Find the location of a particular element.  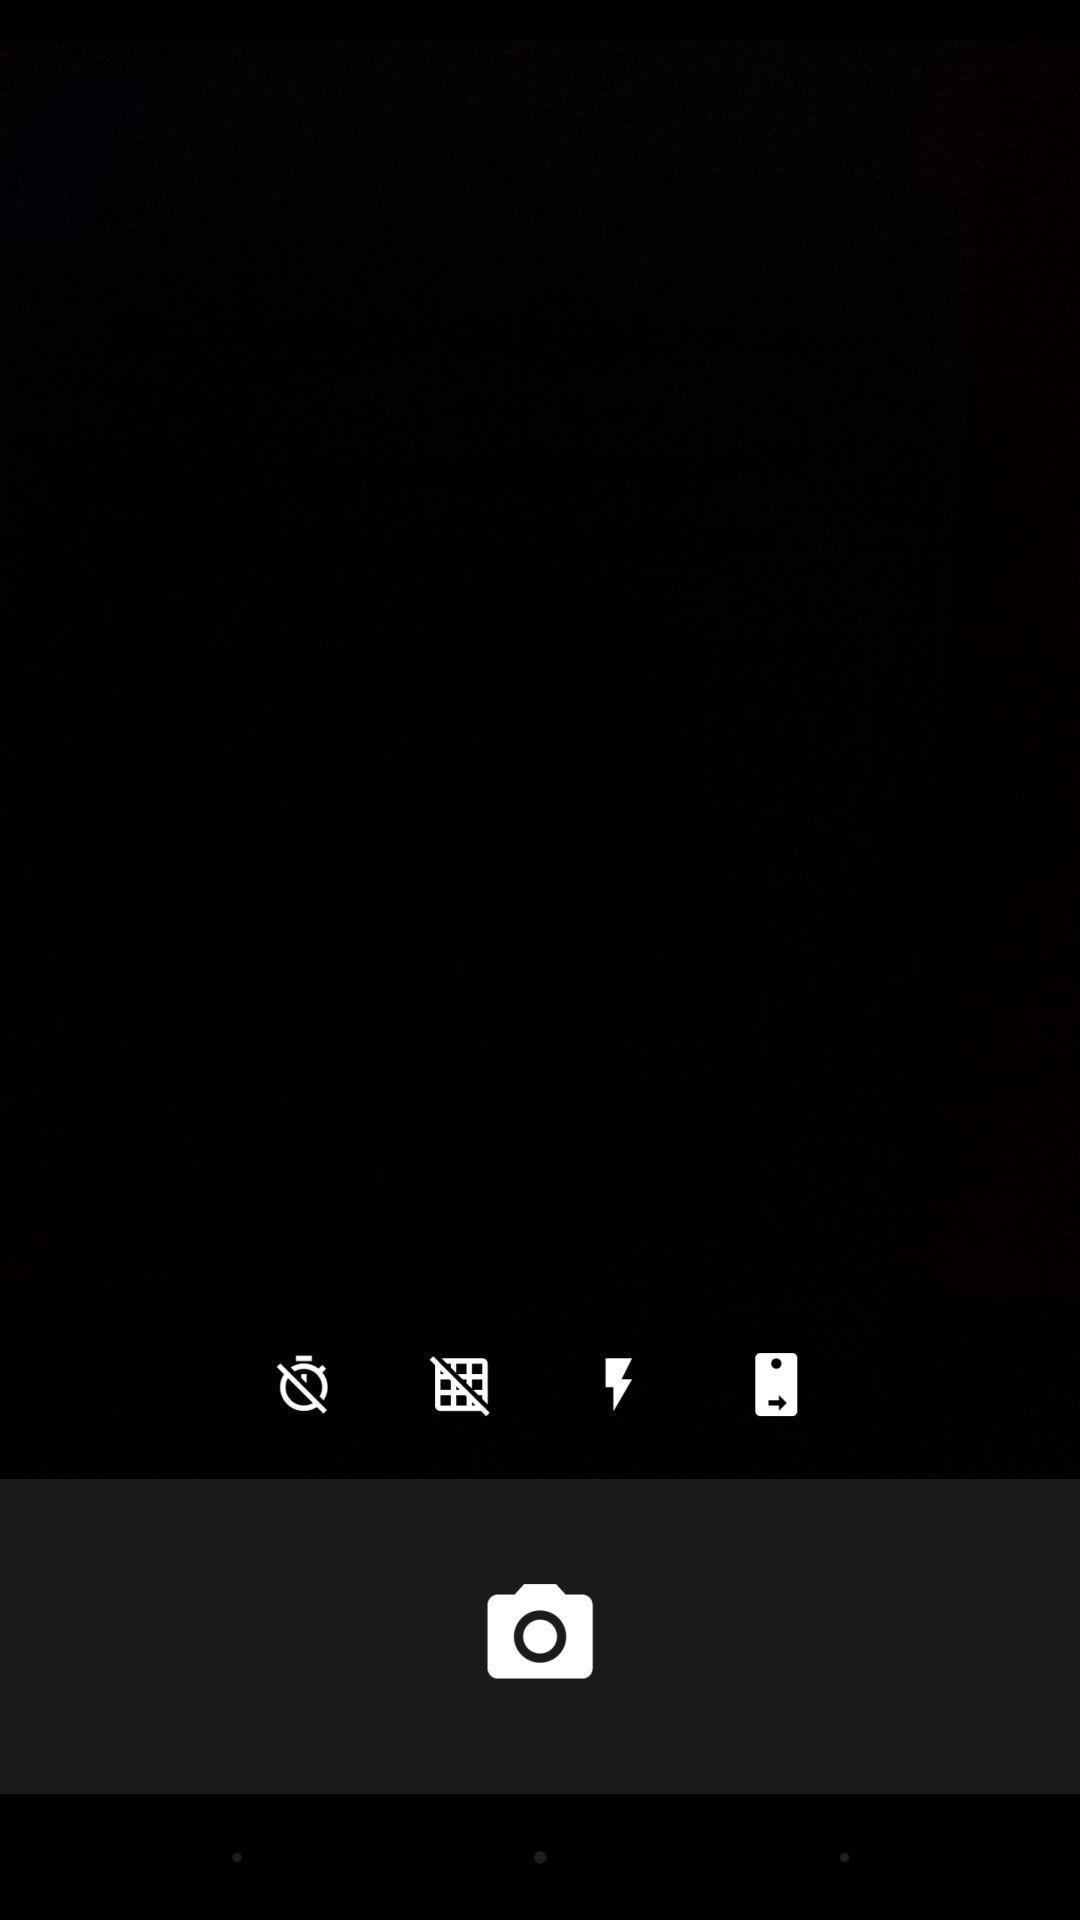

the flash icon is located at coordinates (617, 1383).